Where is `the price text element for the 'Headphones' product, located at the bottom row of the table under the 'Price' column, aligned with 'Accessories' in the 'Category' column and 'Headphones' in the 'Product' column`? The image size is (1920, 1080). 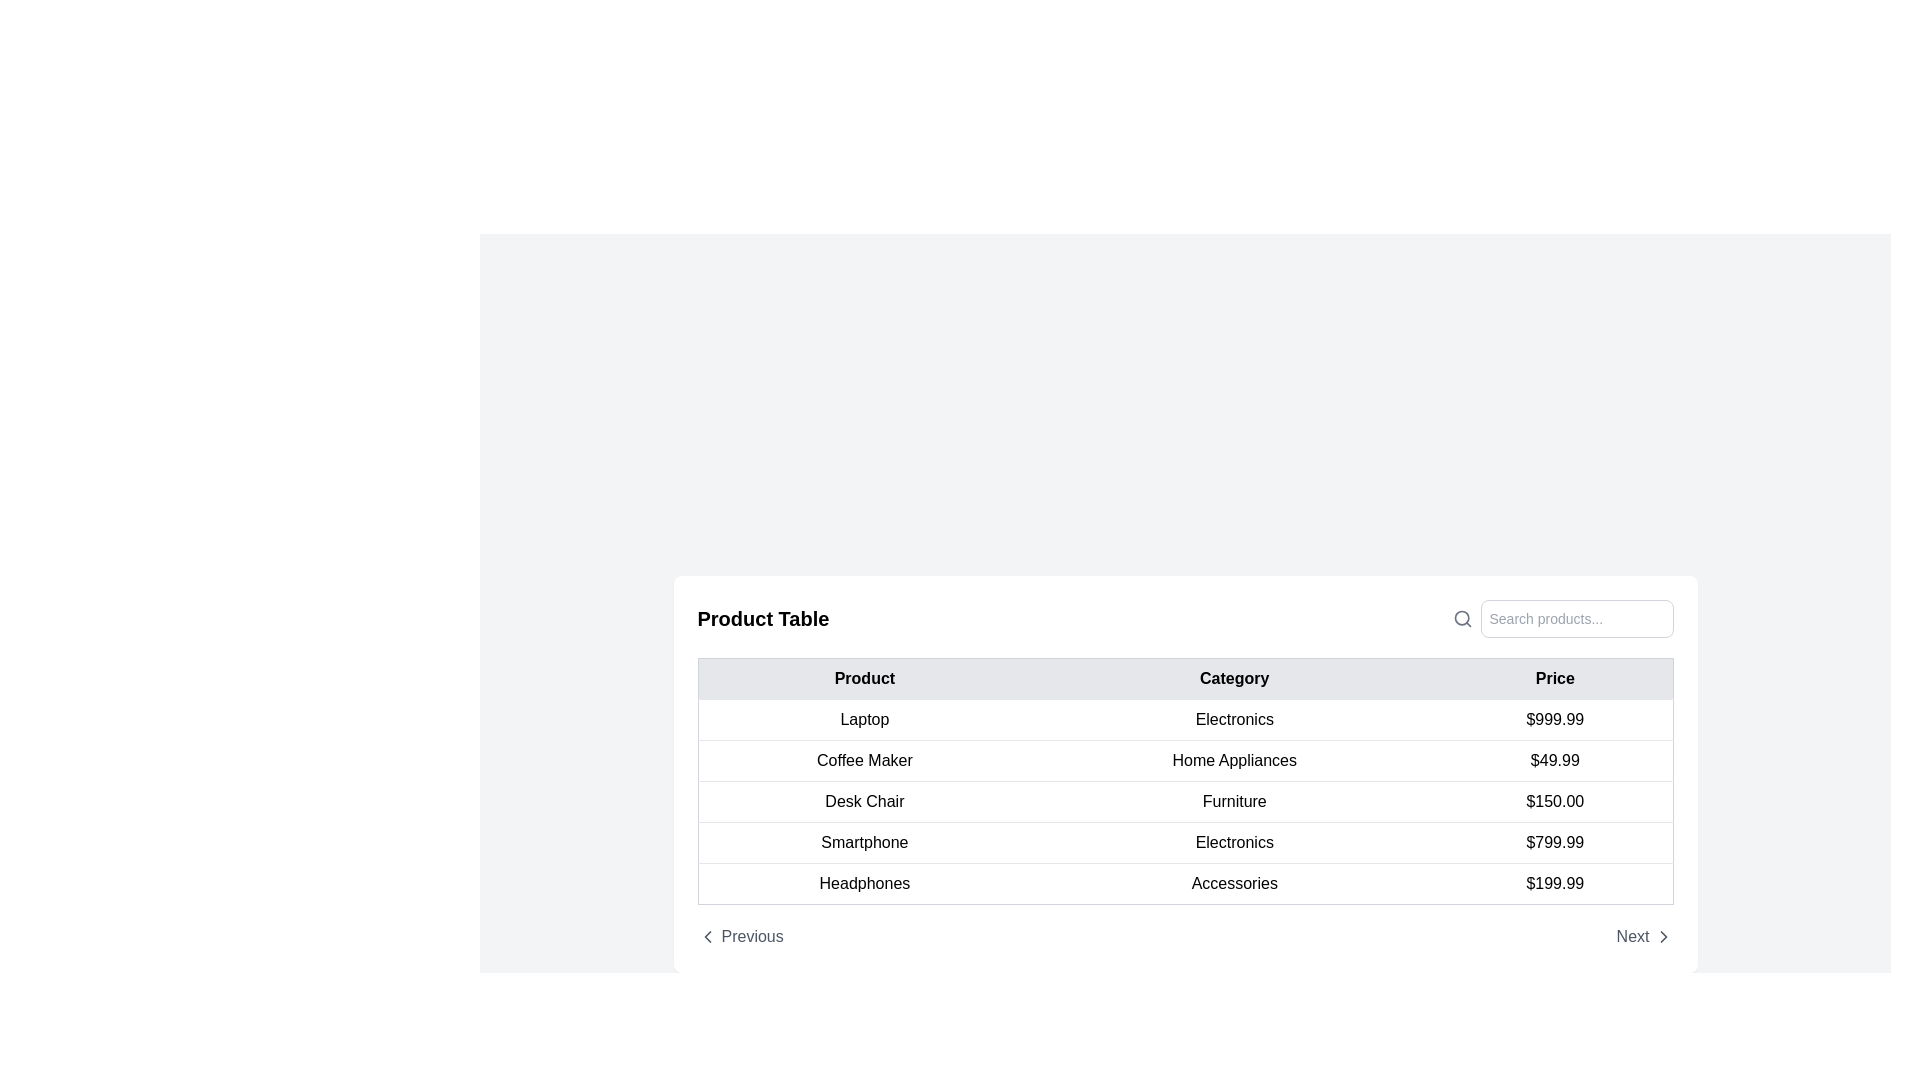 the price text element for the 'Headphones' product, located at the bottom row of the table under the 'Price' column, aligned with 'Accessories' in the 'Category' column and 'Headphones' in the 'Product' column is located at coordinates (1554, 882).